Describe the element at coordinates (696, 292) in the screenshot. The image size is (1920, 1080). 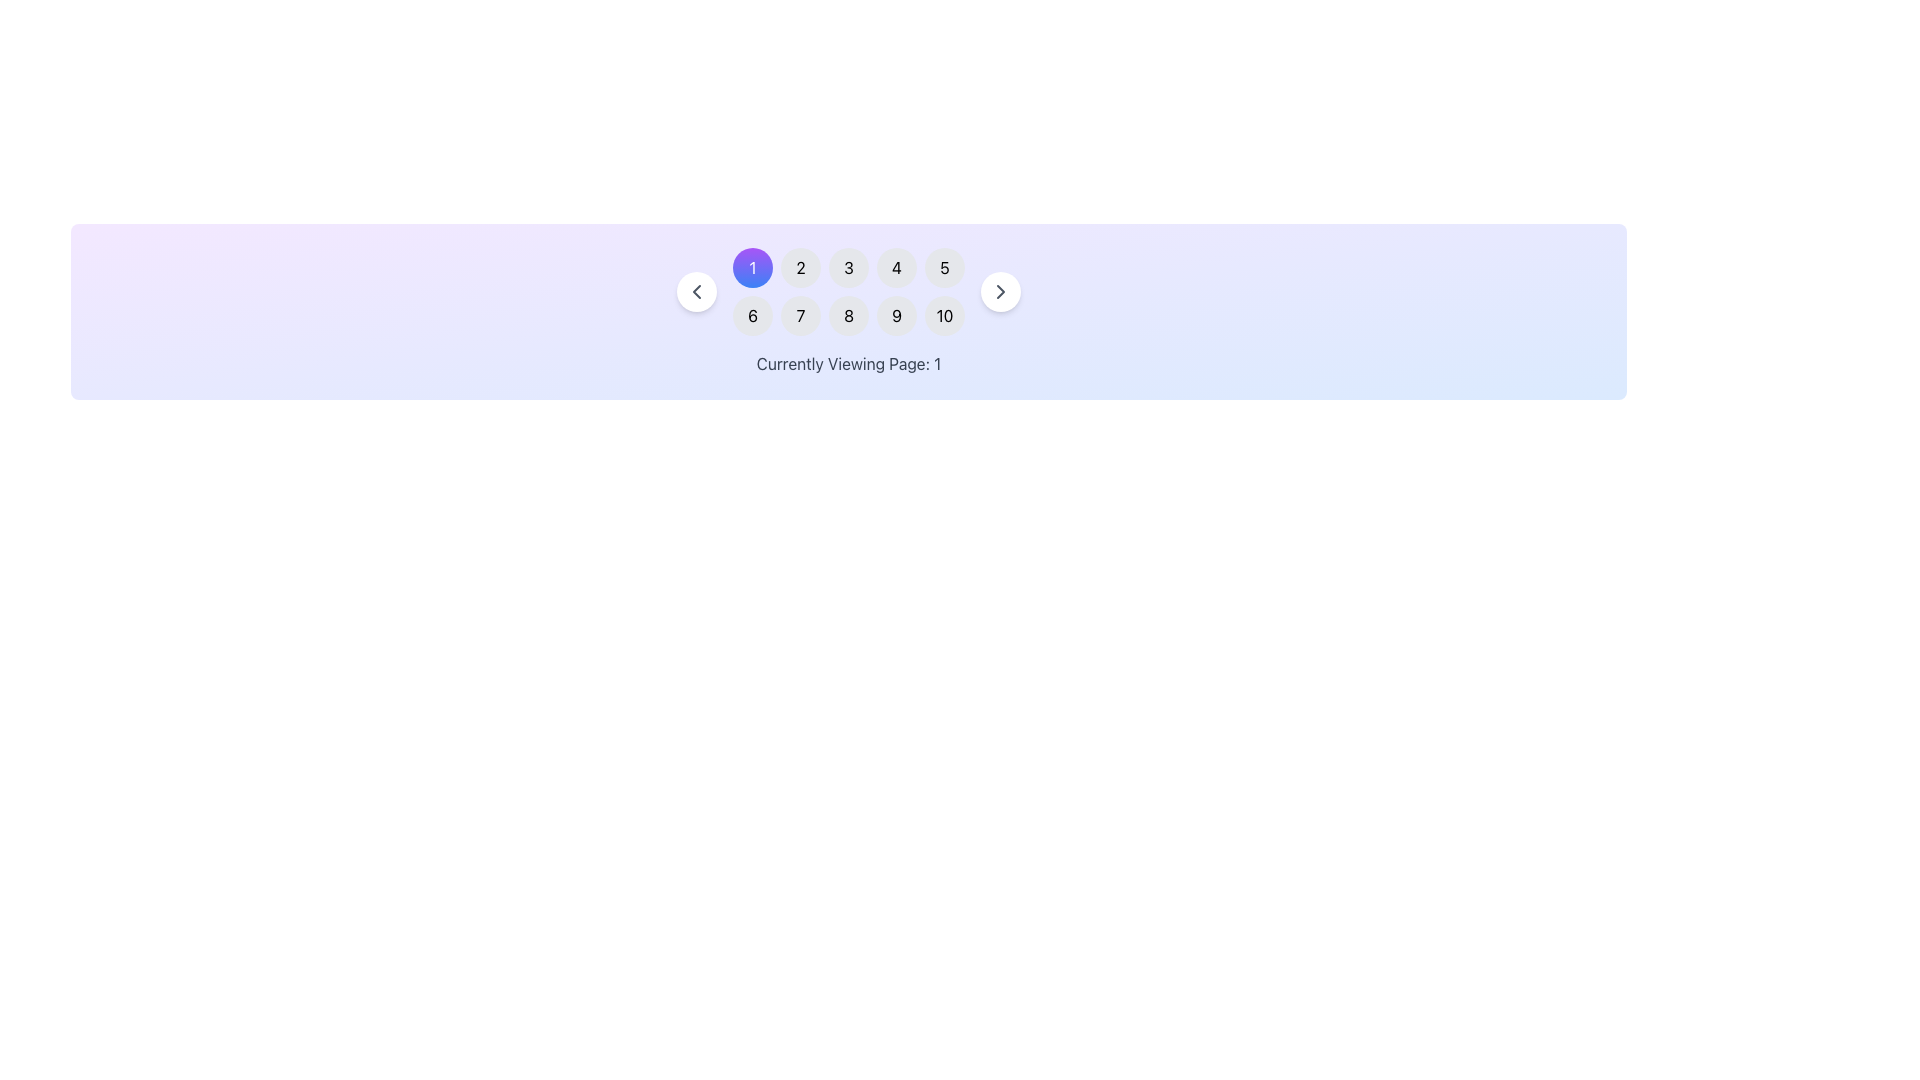
I see `the leftmost pagination button that allows navigation to the previous set of pages, located to the left of the numeric buttons` at that location.